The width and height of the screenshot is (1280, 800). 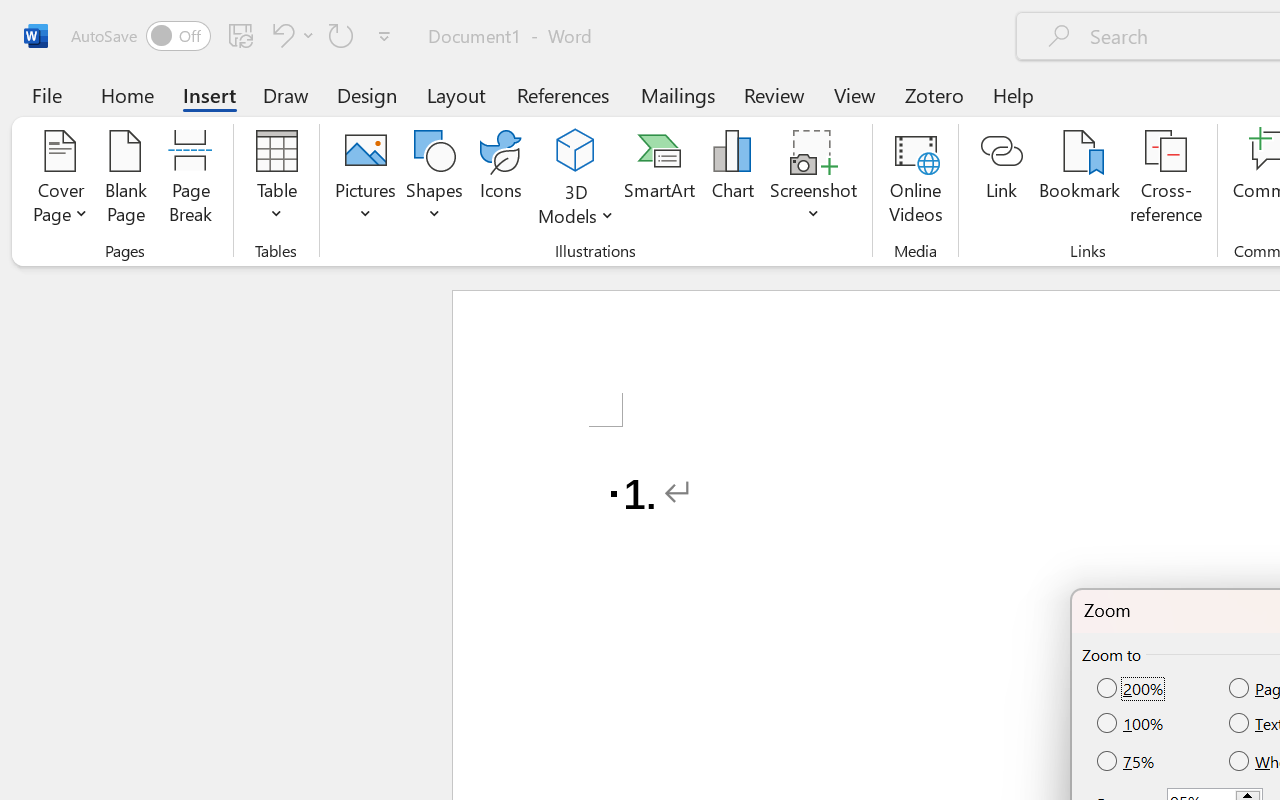 I want to click on '200%', so click(x=1132, y=689).